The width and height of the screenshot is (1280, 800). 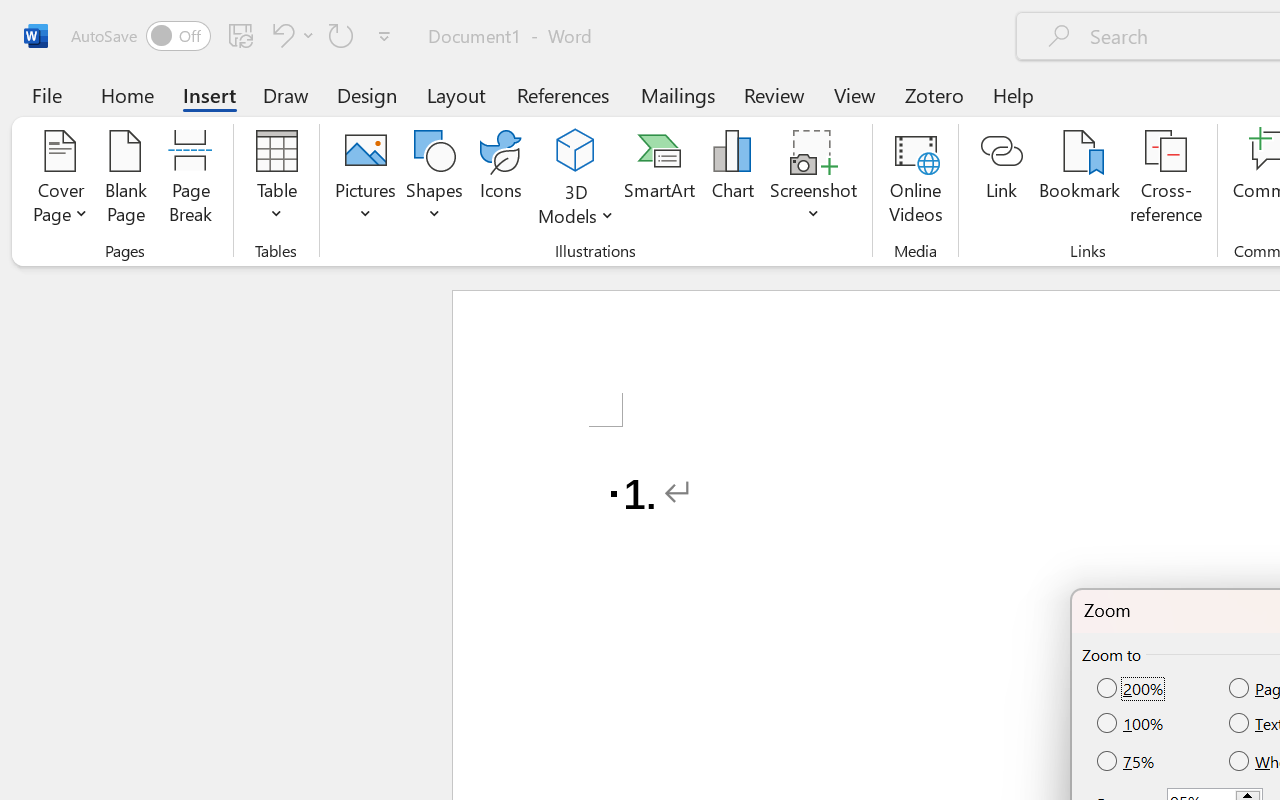 I want to click on '200%', so click(x=1132, y=689).